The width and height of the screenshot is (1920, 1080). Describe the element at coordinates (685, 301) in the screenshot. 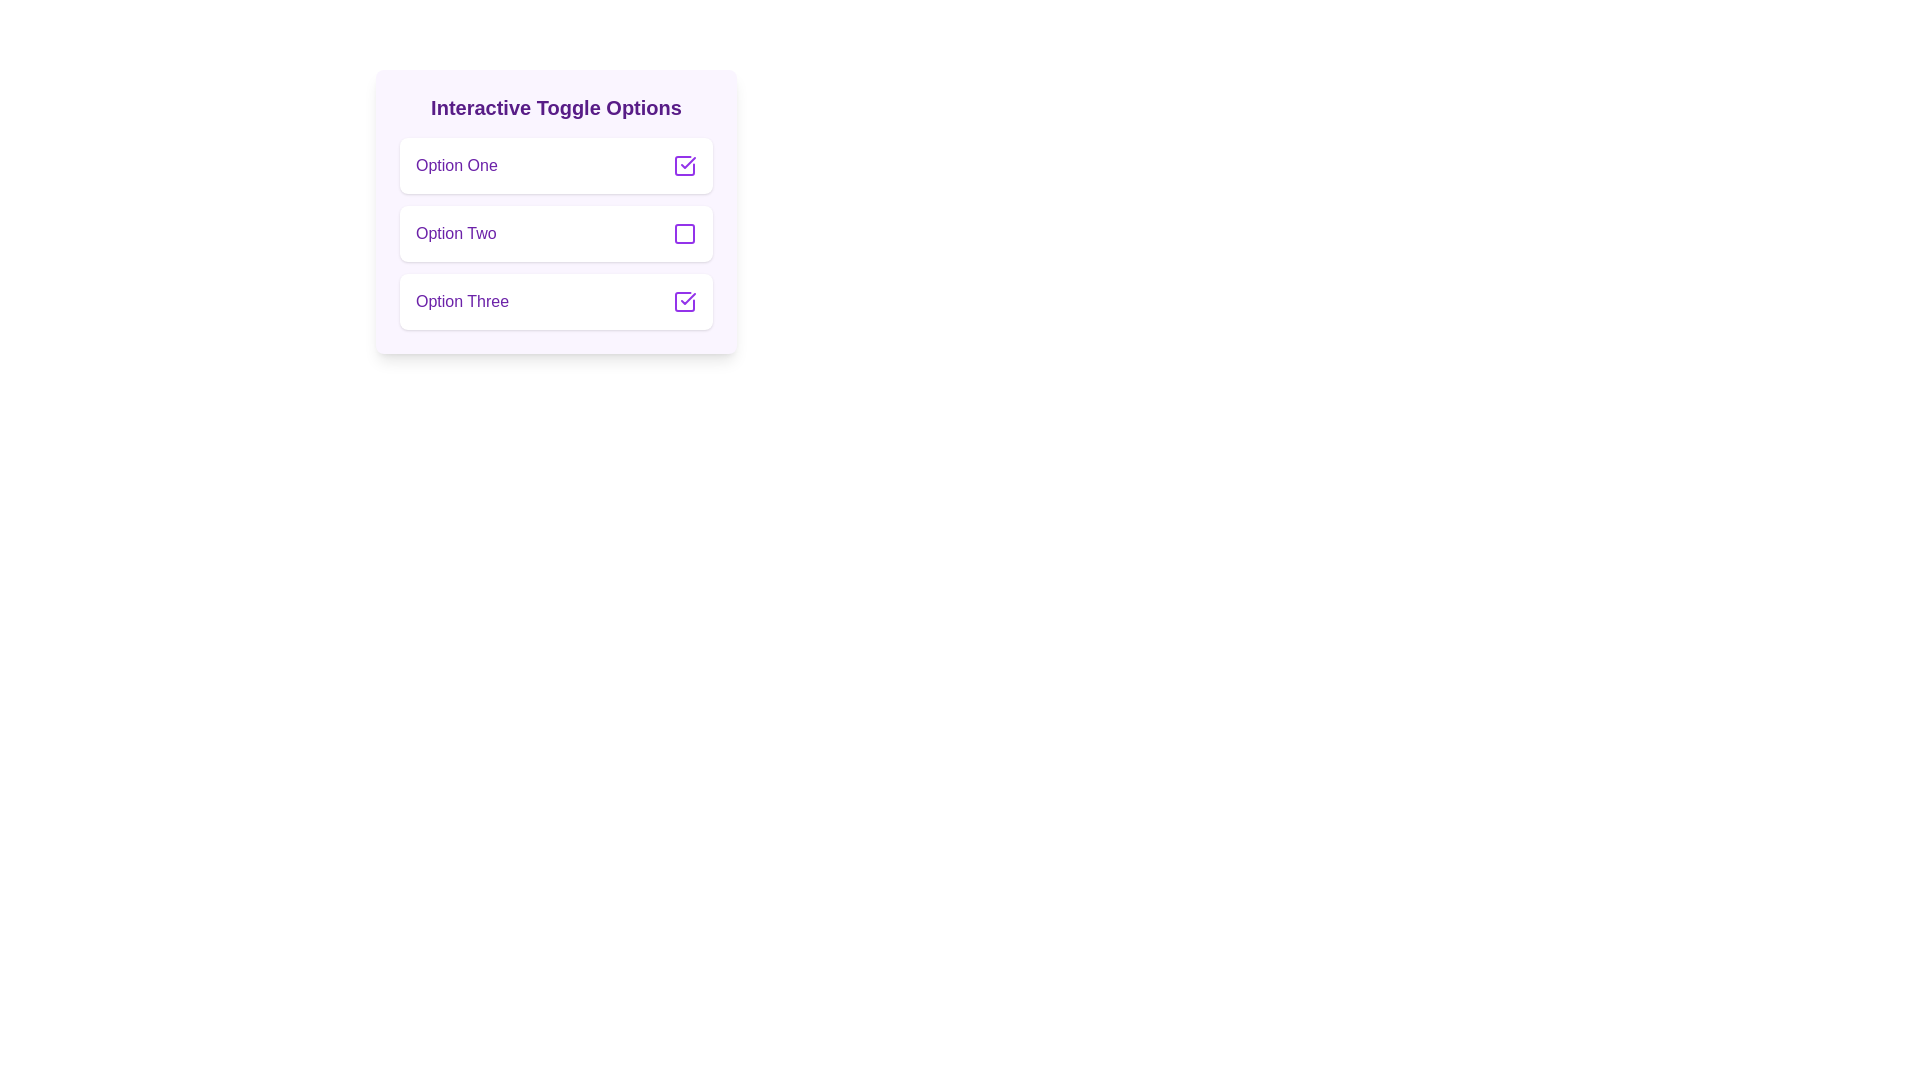

I see `the Outline segment of the SVG-based checkbox icon representing the checked status for 'Option Three'` at that location.